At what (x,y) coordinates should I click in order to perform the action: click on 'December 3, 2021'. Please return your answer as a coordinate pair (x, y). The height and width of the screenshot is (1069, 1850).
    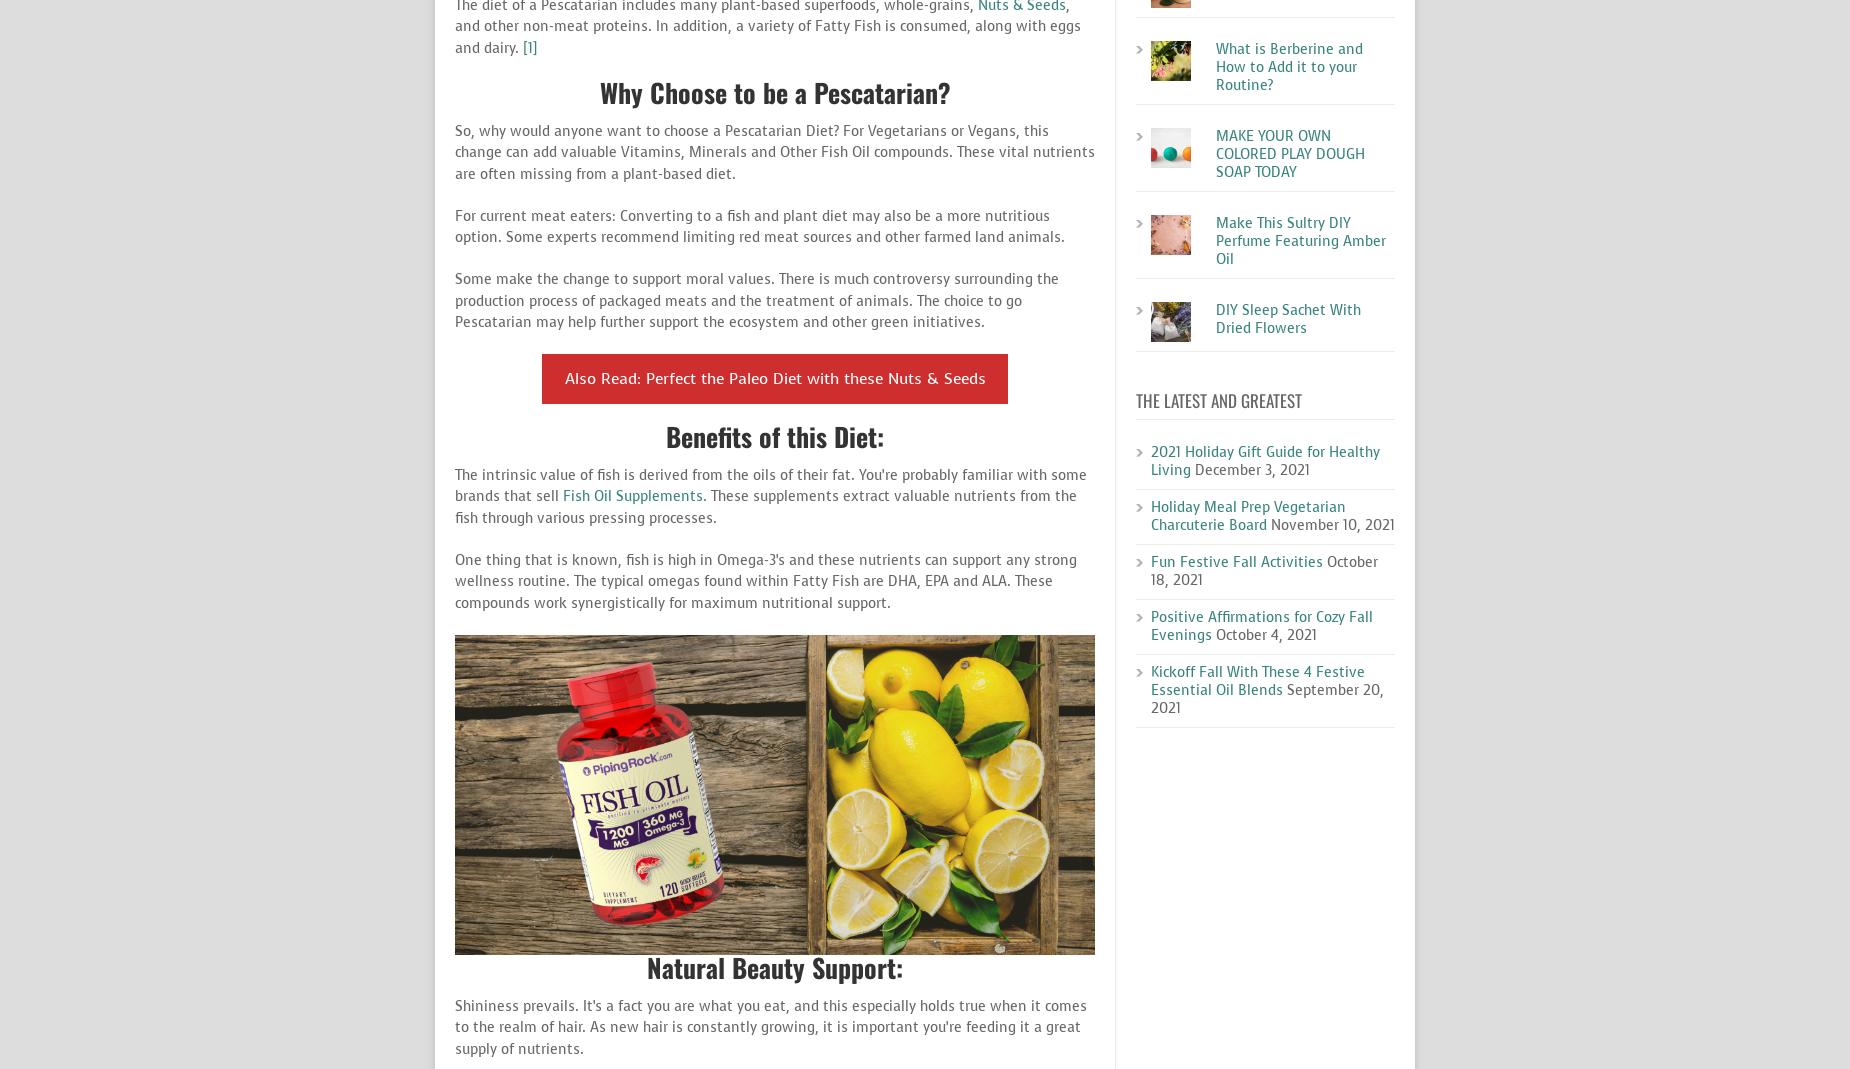
    Looking at the image, I should click on (1251, 469).